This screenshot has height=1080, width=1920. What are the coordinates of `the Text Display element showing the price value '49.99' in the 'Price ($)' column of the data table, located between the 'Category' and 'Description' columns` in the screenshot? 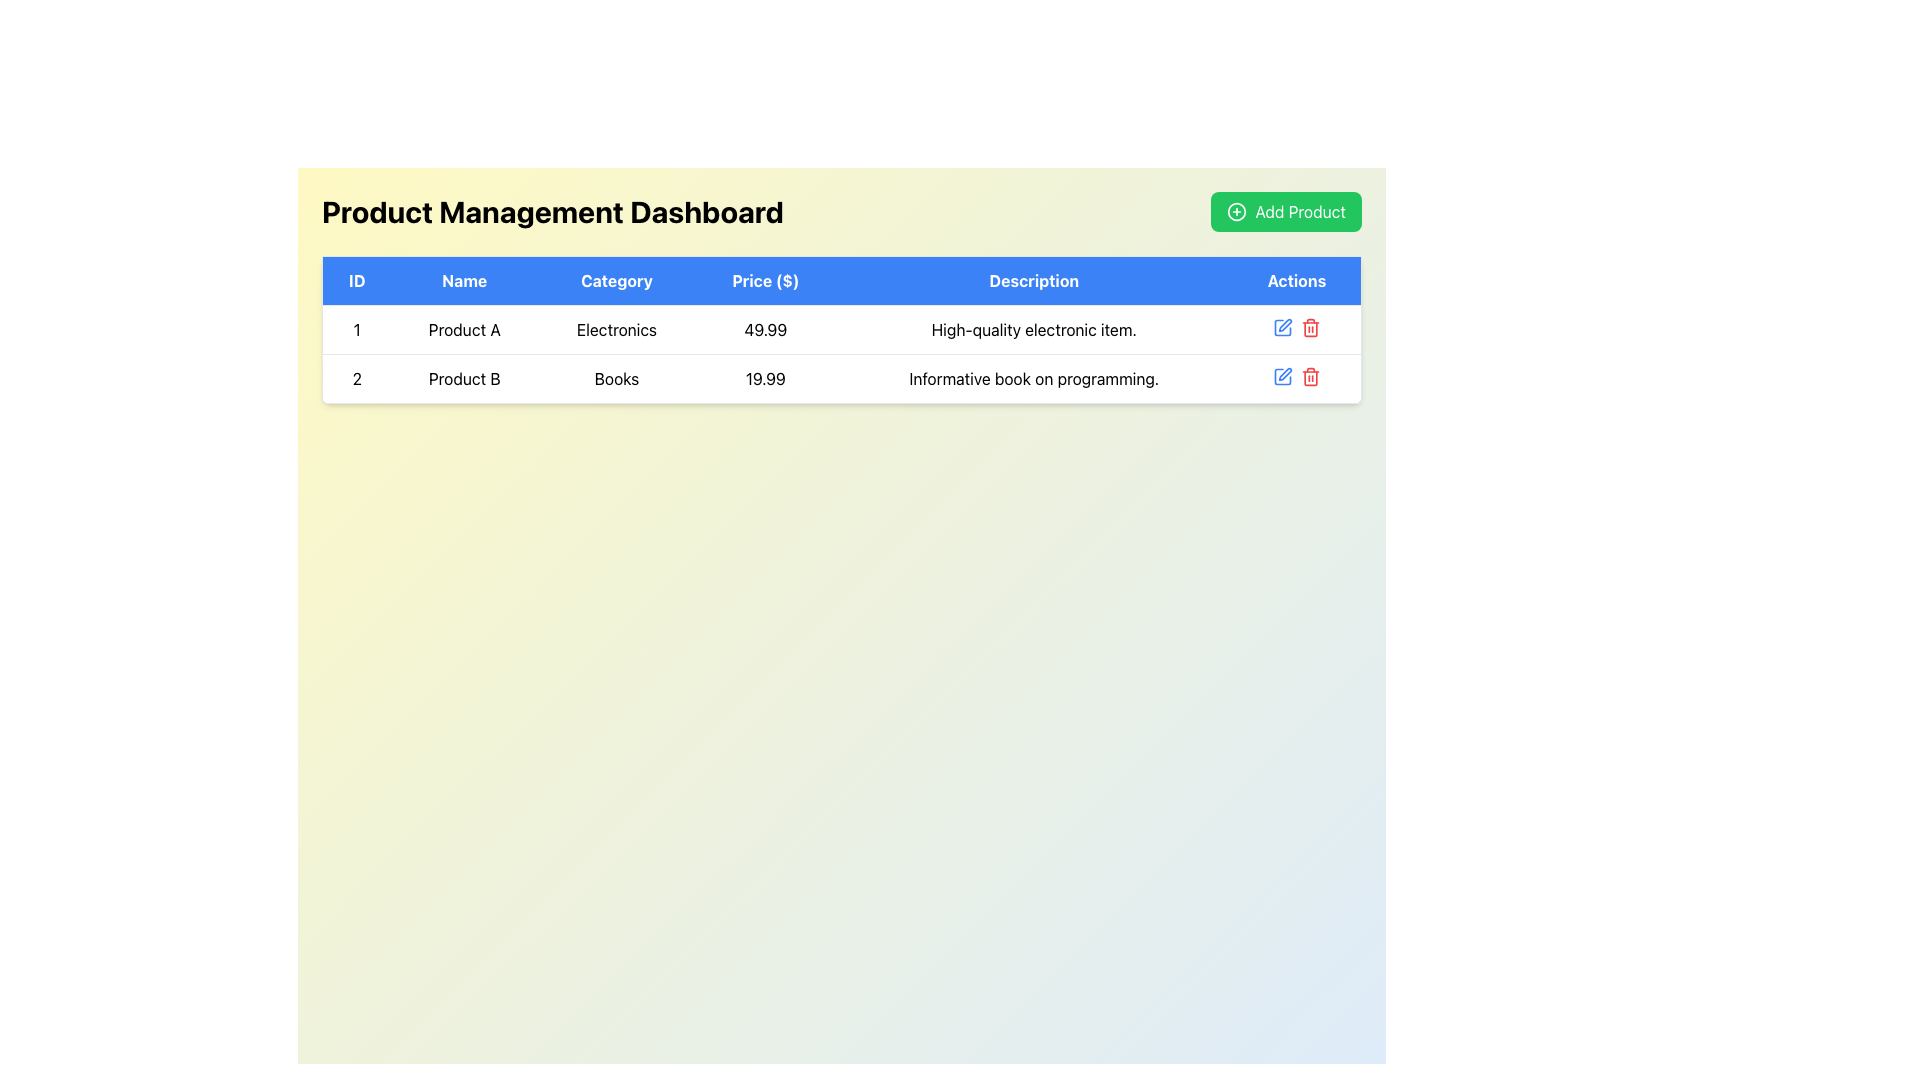 It's located at (764, 329).